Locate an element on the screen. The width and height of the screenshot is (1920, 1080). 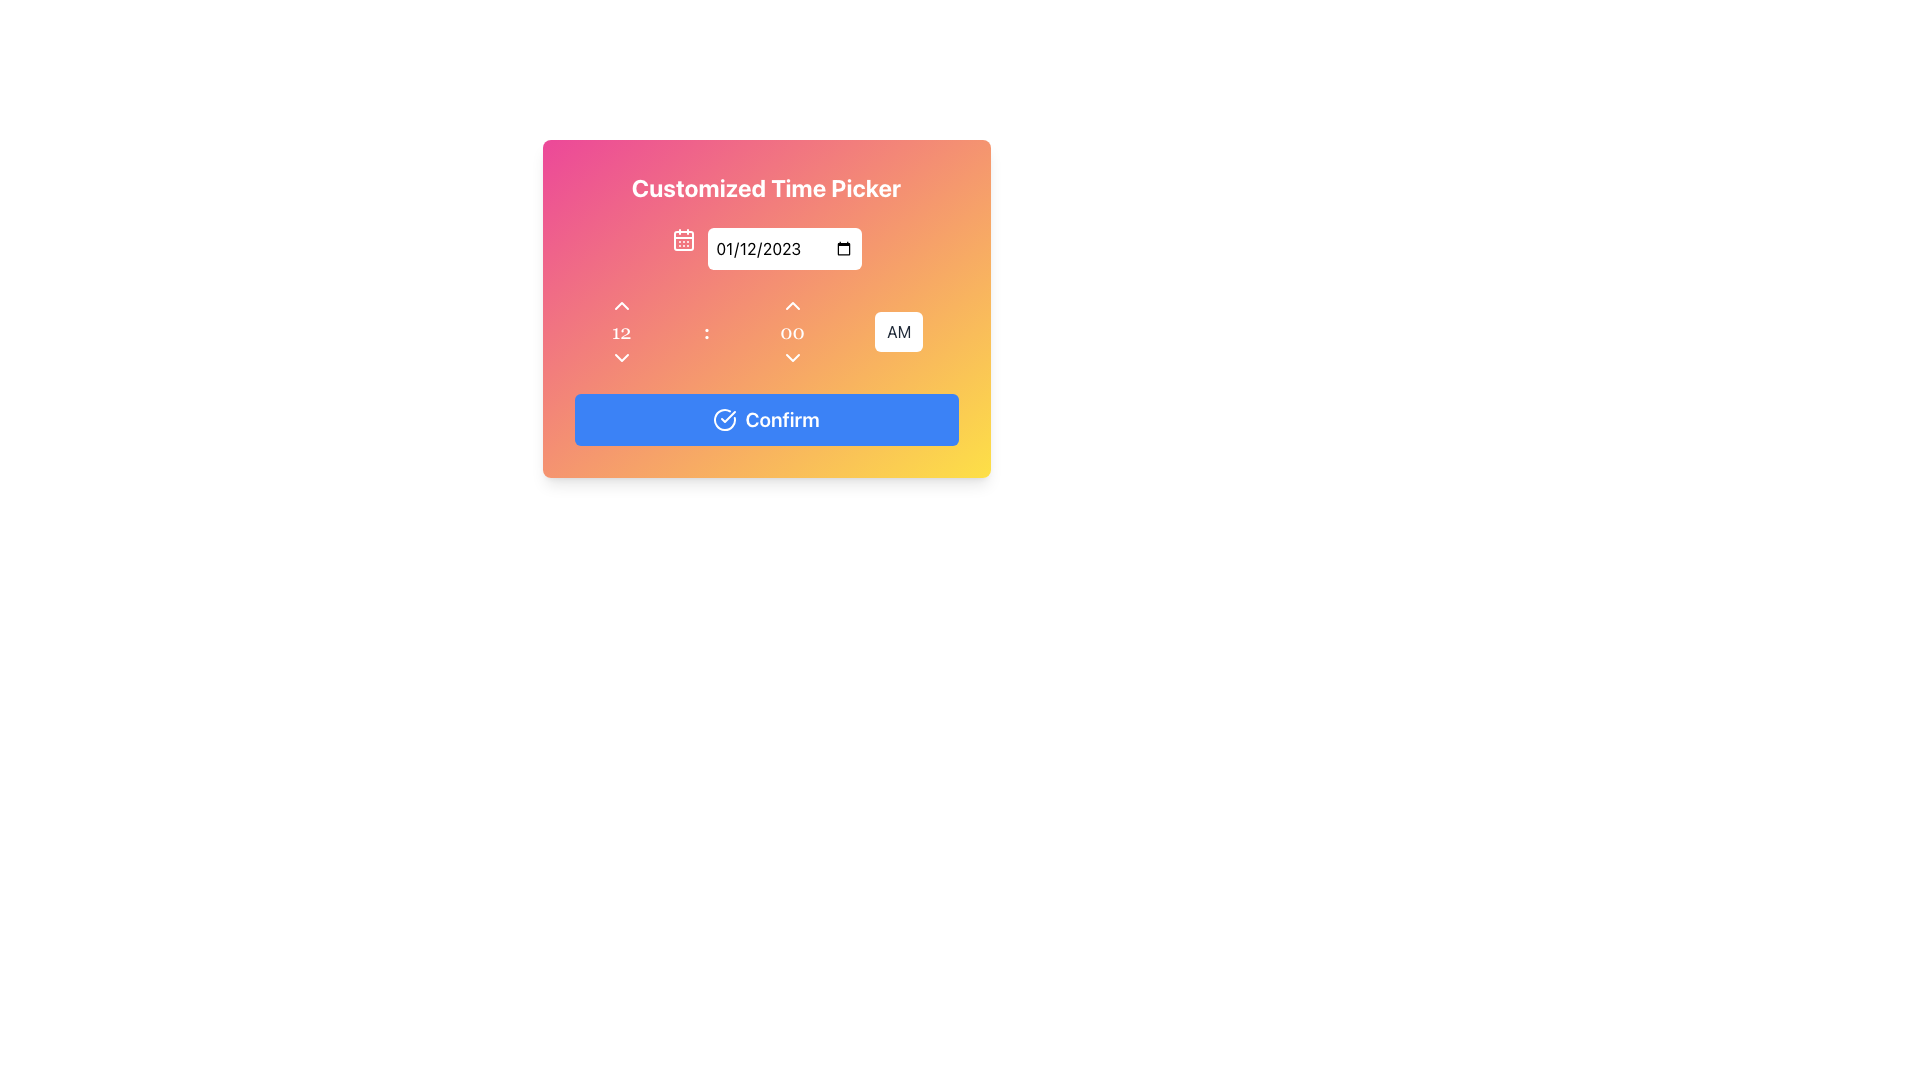
the increment Button located above the numeric input is located at coordinates (791, 305).